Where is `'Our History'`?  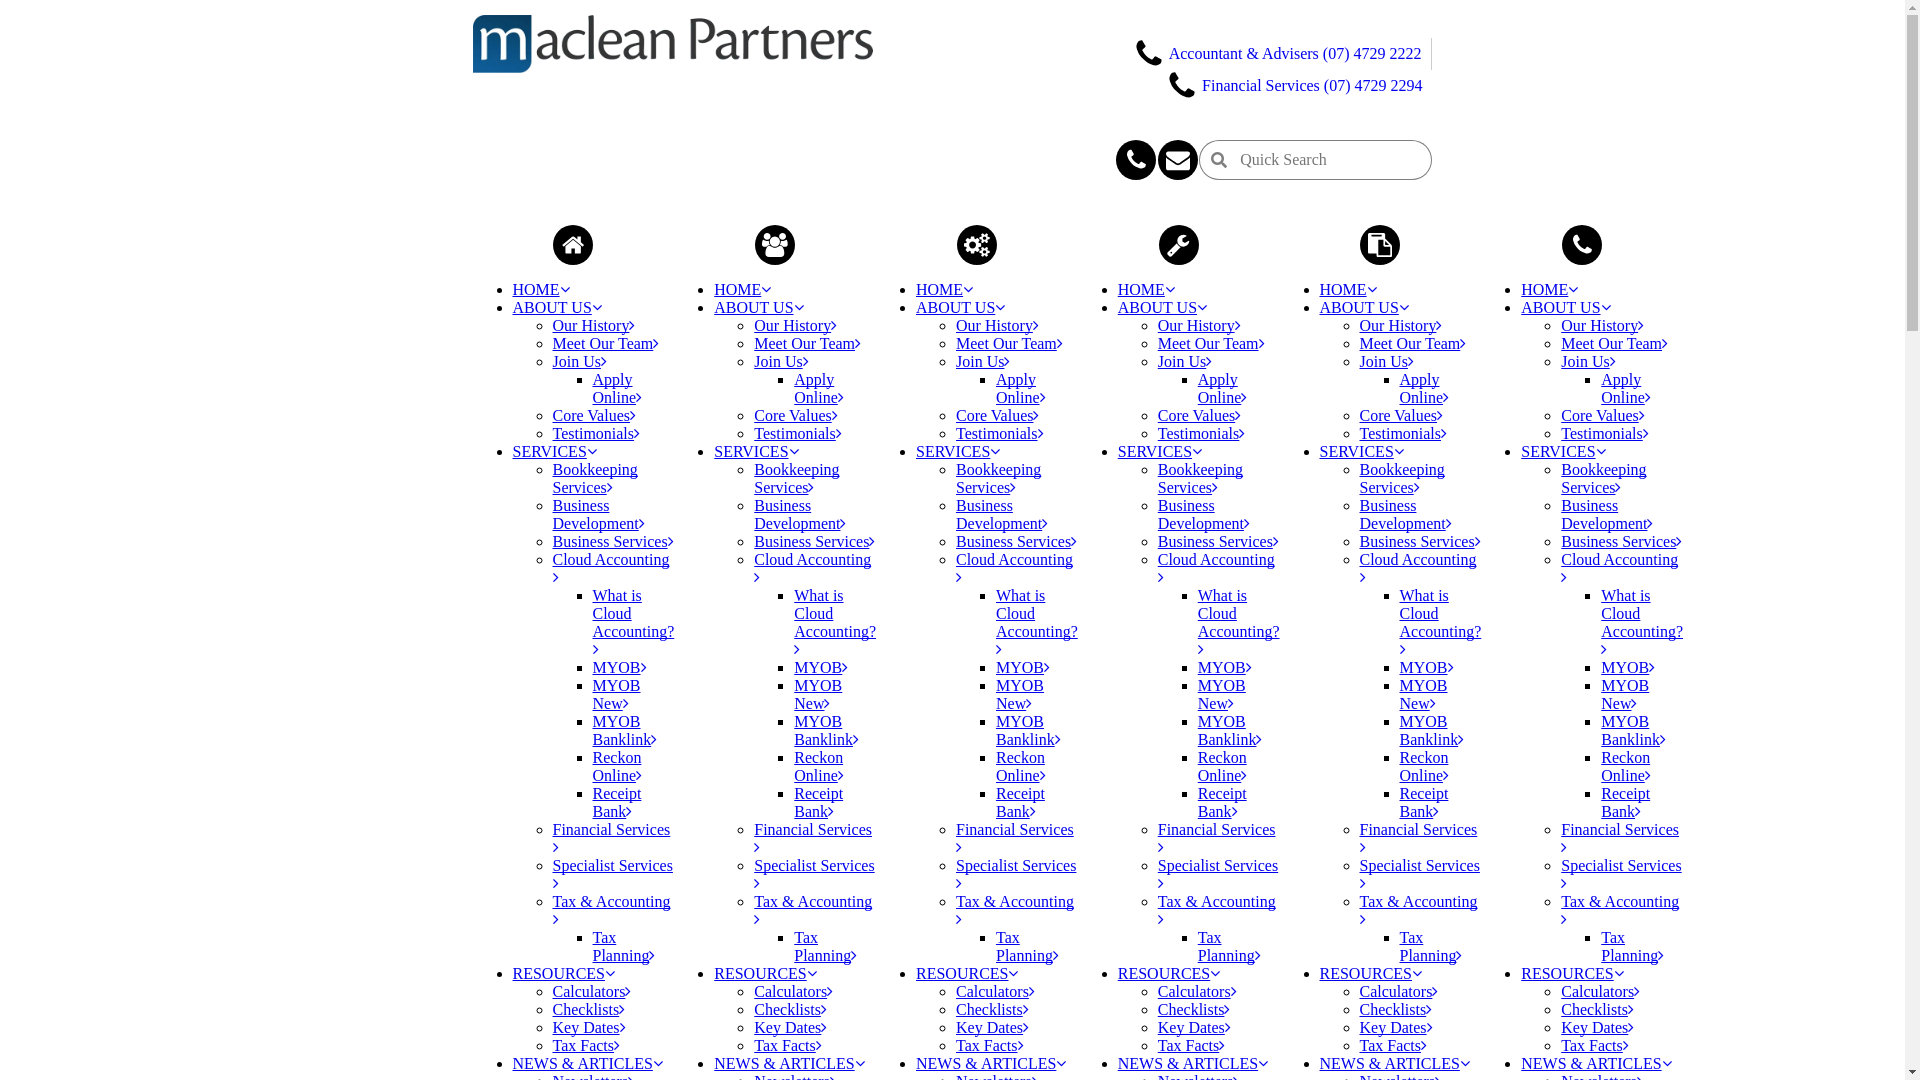 'Our History' is located at coordinates (1199, 324).